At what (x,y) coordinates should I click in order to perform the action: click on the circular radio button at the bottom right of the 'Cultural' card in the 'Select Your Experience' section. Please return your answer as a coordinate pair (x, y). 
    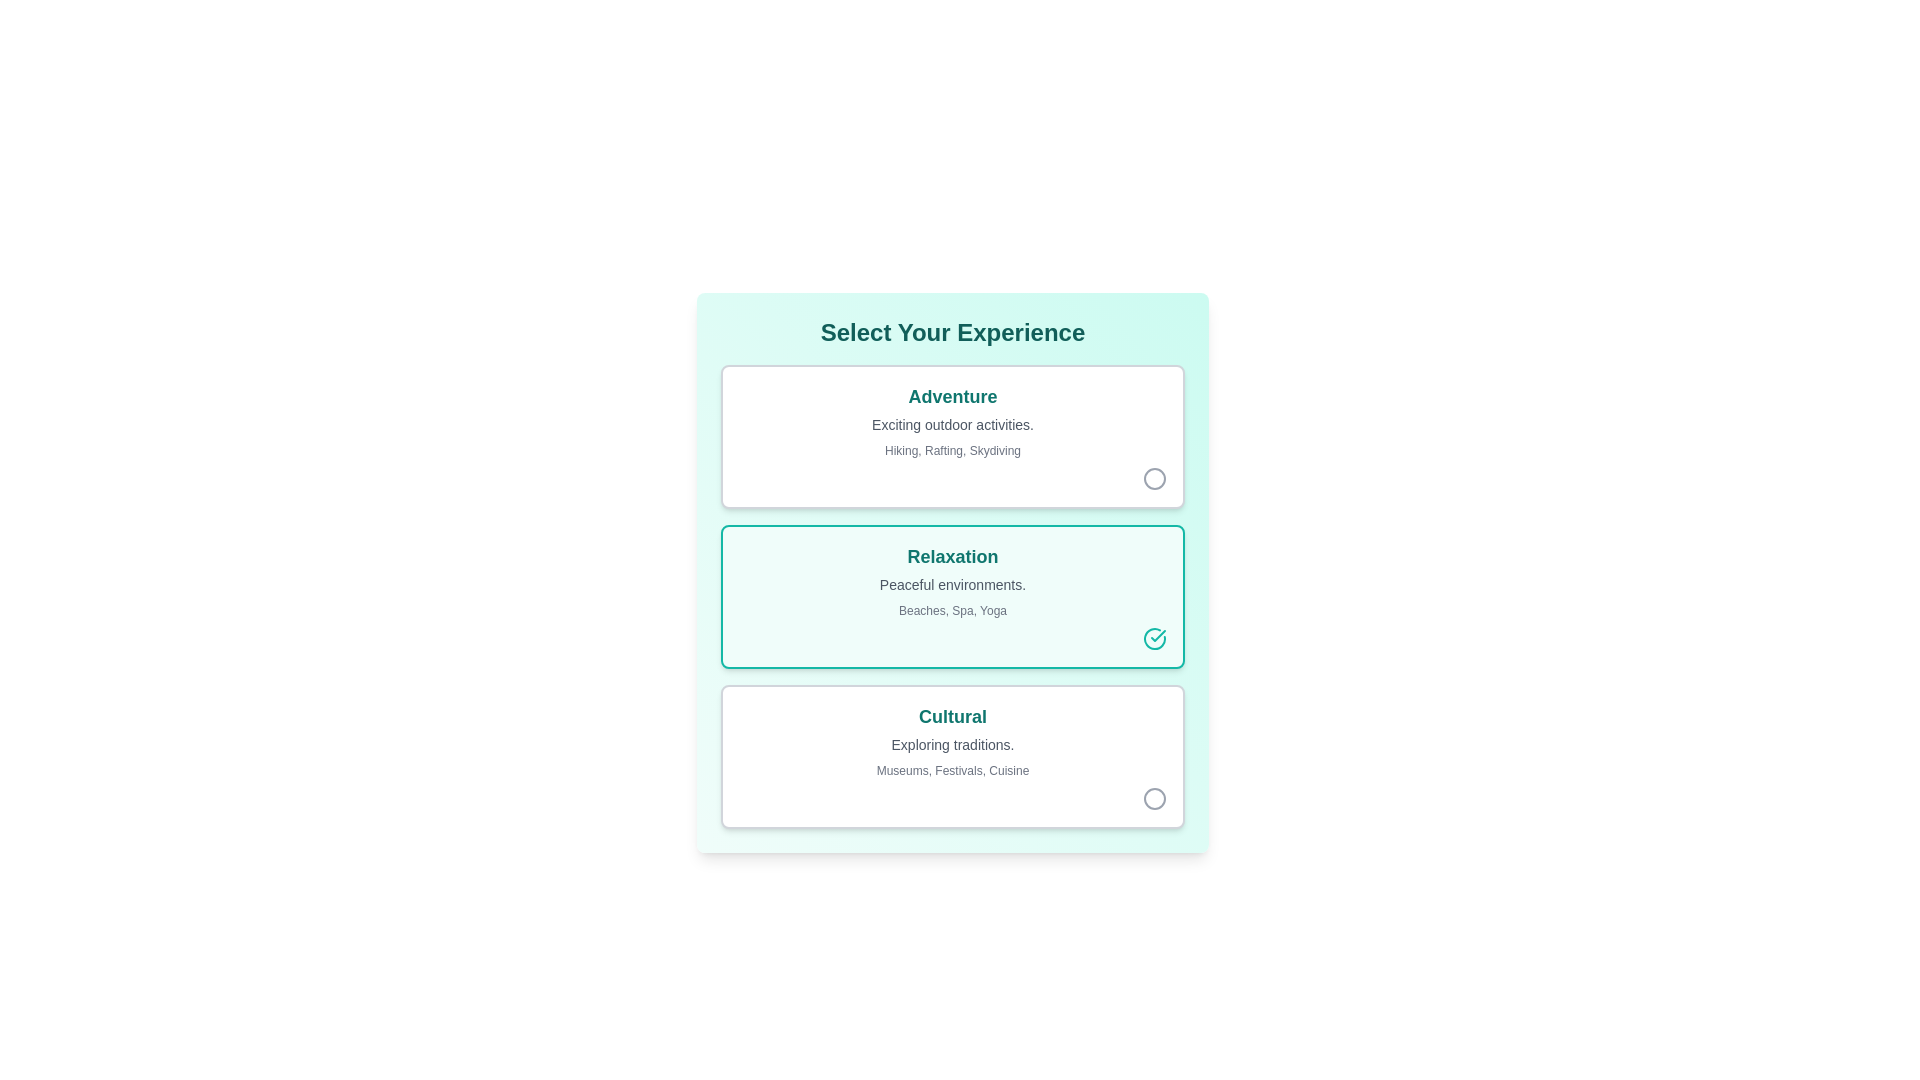
    Looking at the image, I should click on (1155, 797).